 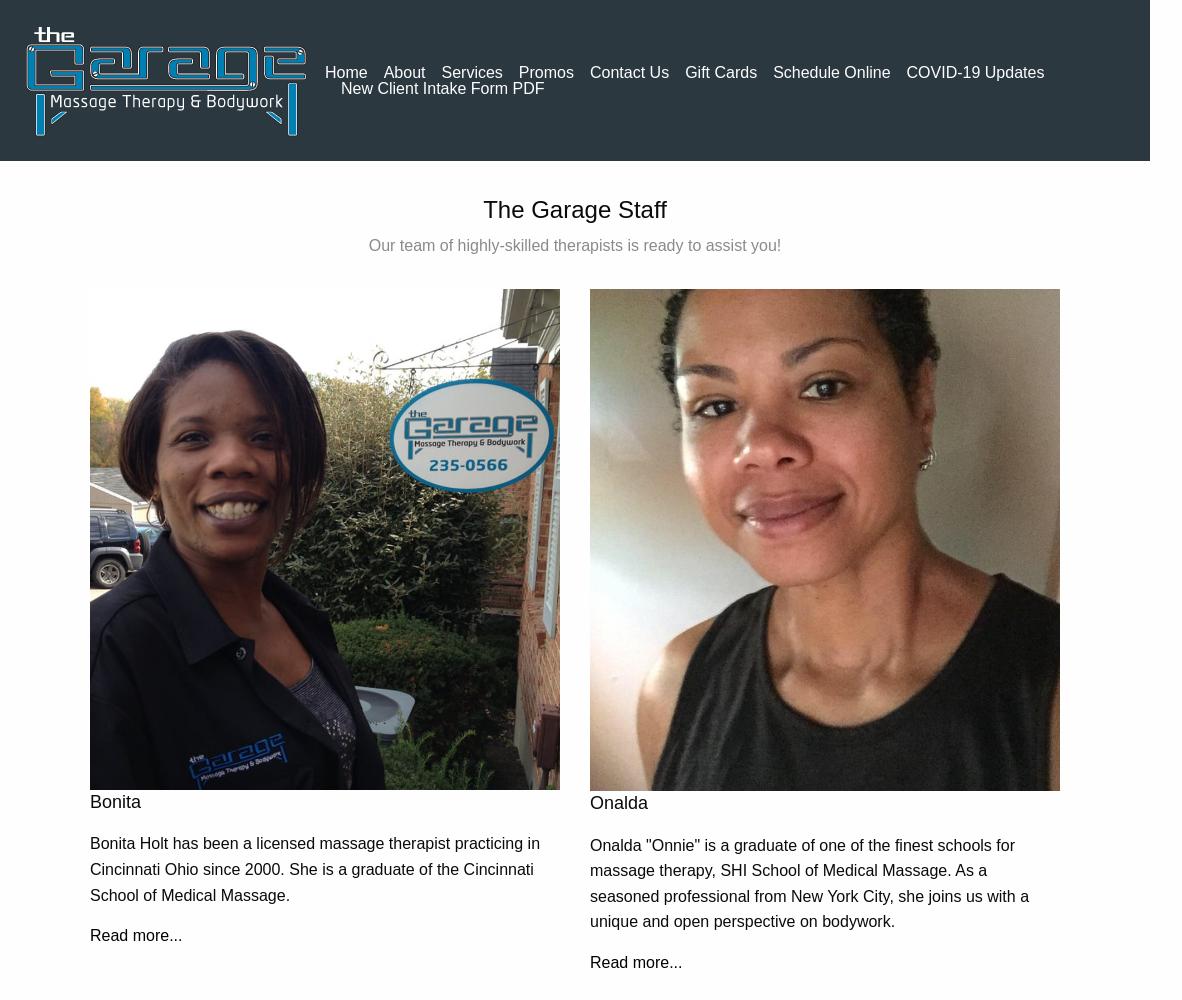 What do you see at coordinates (618, 803) in the screenshot?
I see `'Onalda'` at bounding box center [618, 803].